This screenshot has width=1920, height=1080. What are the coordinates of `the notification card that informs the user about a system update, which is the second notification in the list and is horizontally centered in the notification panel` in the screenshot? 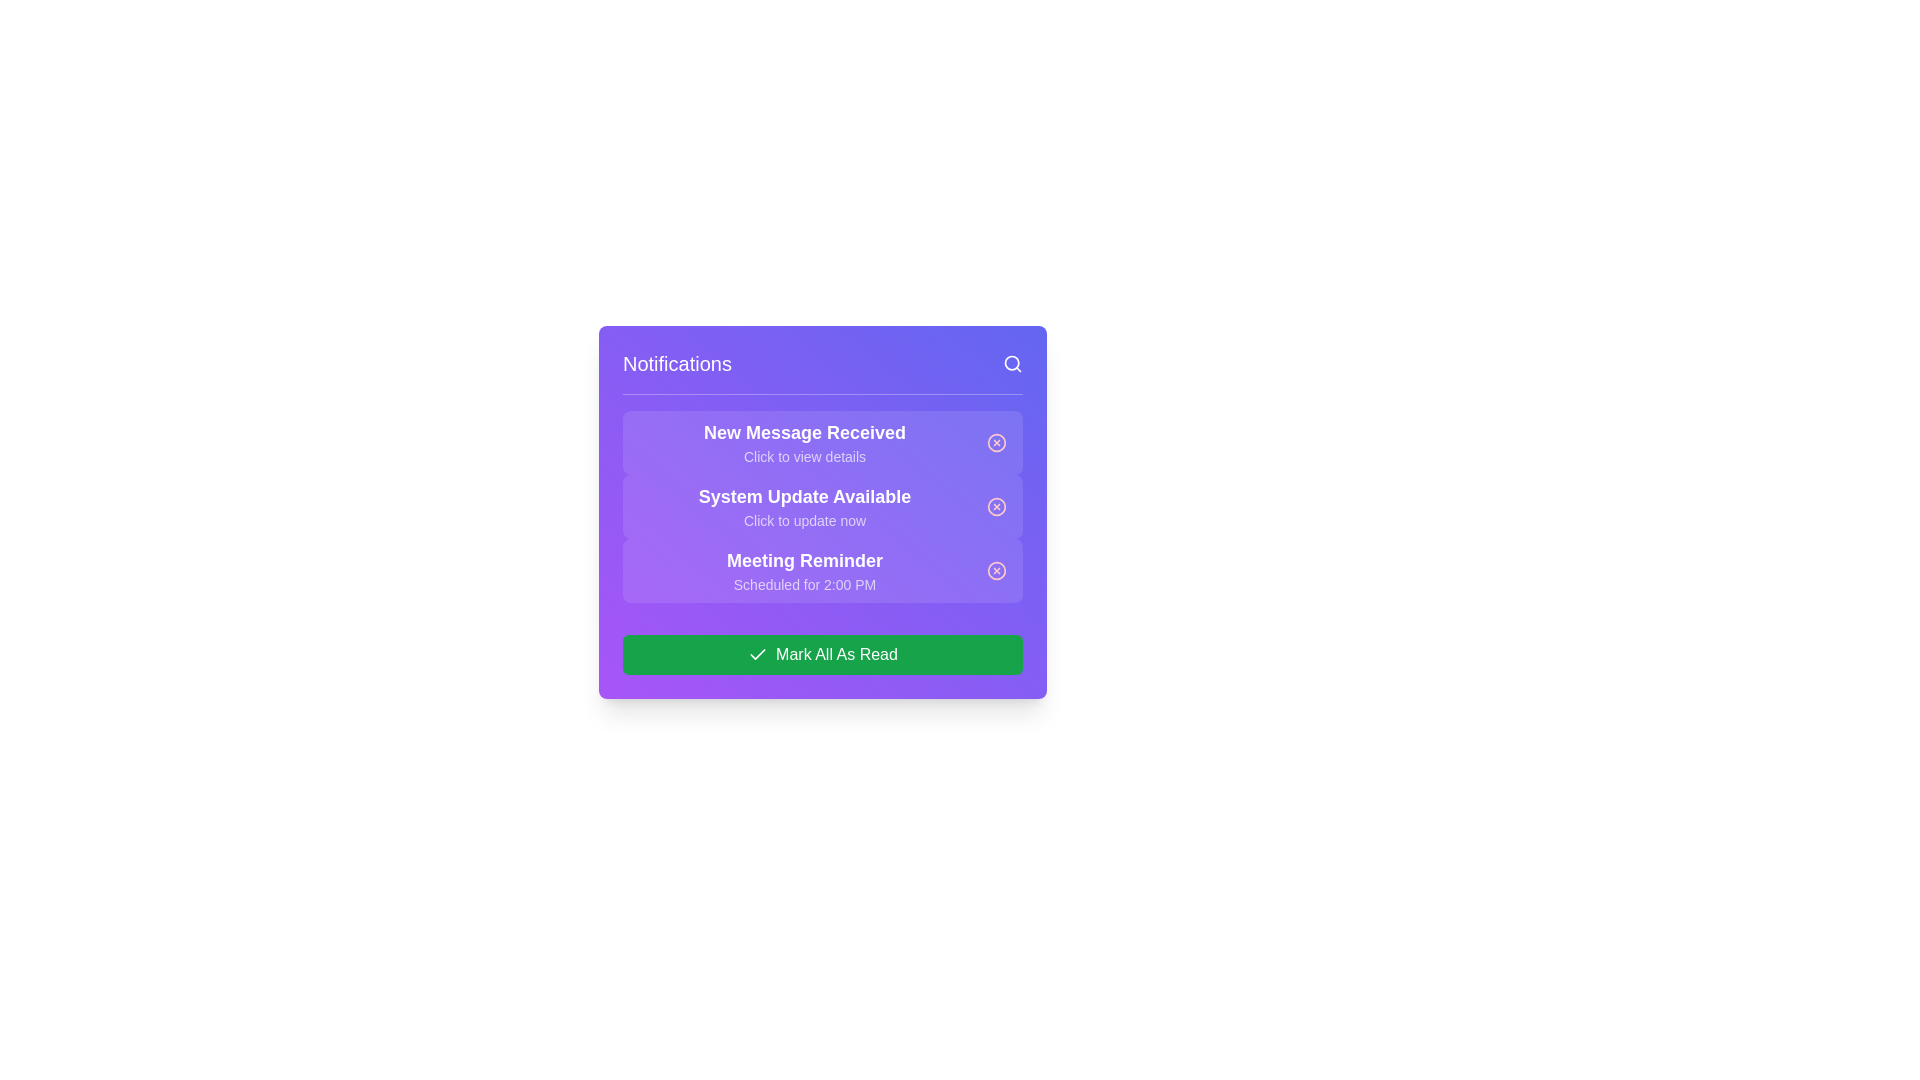 It's located at (822, 505).